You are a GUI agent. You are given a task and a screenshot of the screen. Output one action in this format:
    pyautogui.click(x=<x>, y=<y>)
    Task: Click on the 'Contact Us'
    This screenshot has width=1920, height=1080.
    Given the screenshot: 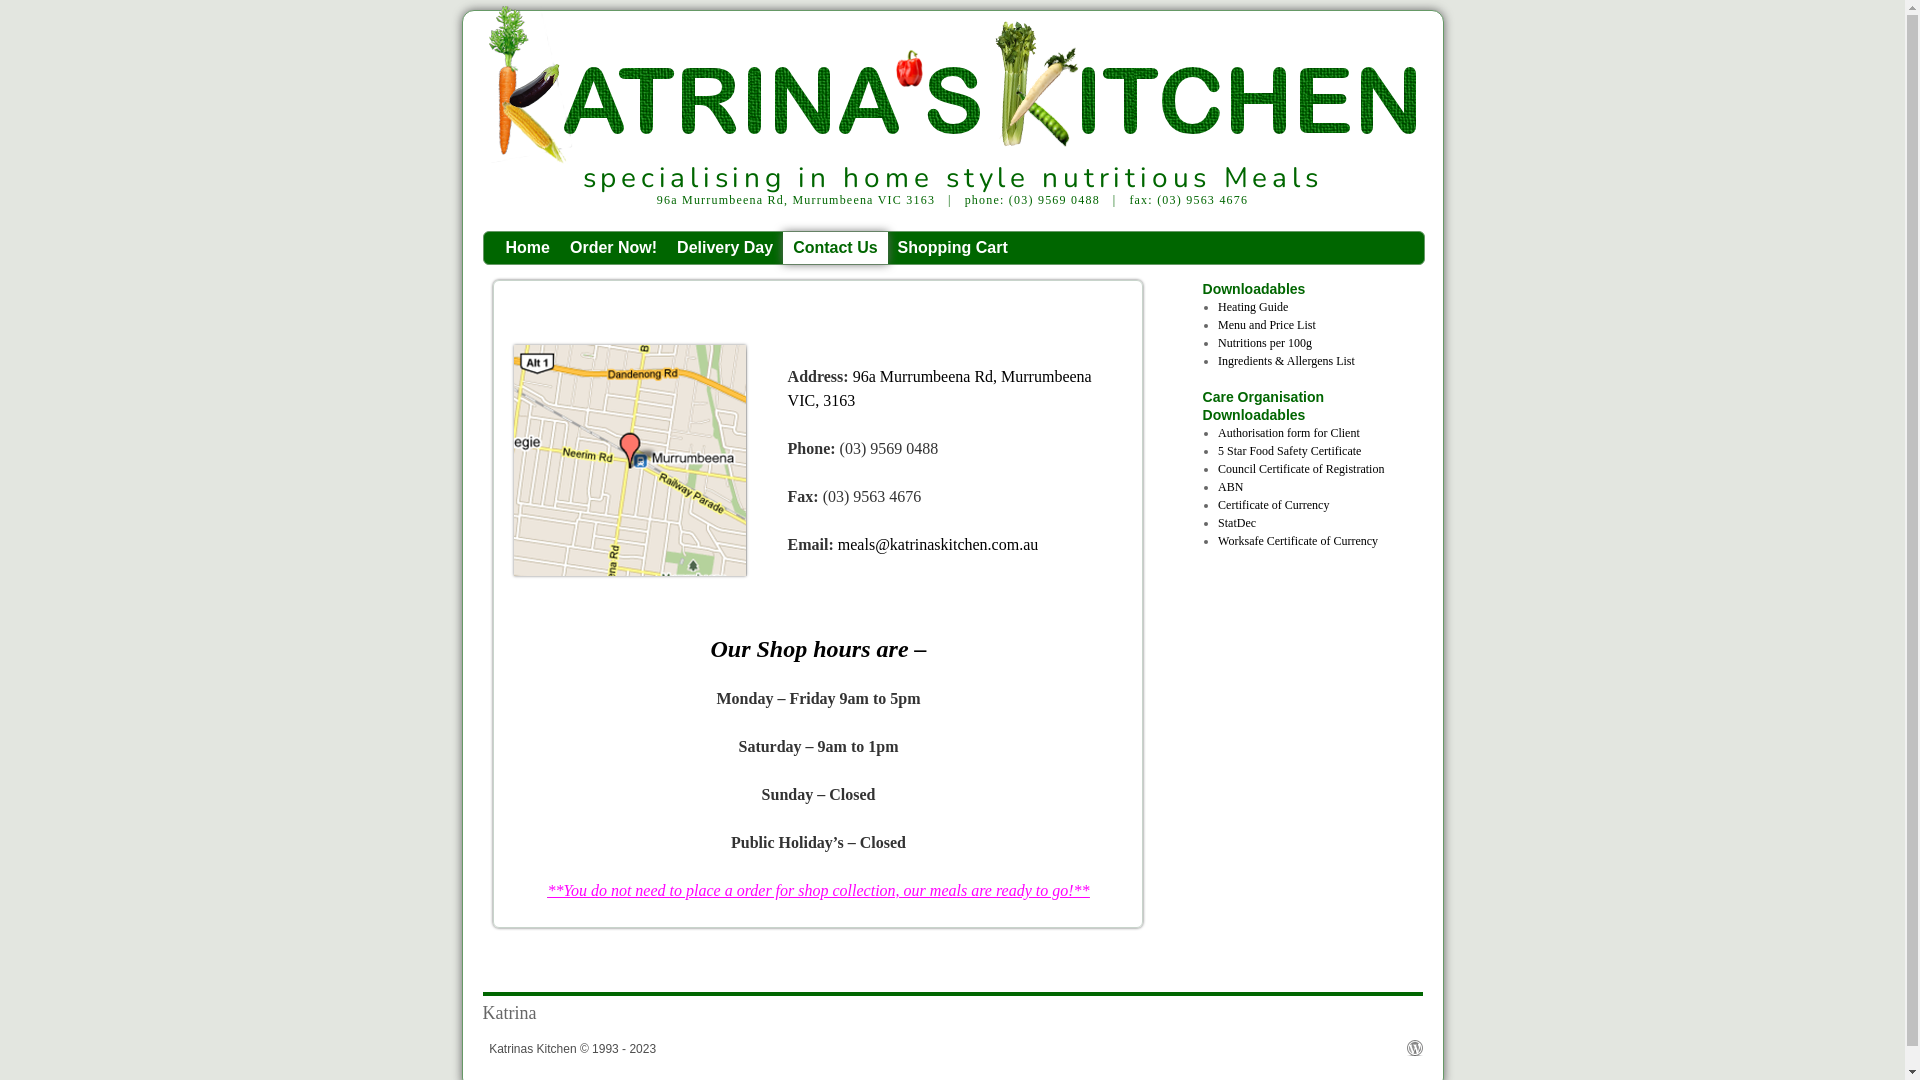 What is the action you would take?
    pyautogui.click(x=835, y=246)
    